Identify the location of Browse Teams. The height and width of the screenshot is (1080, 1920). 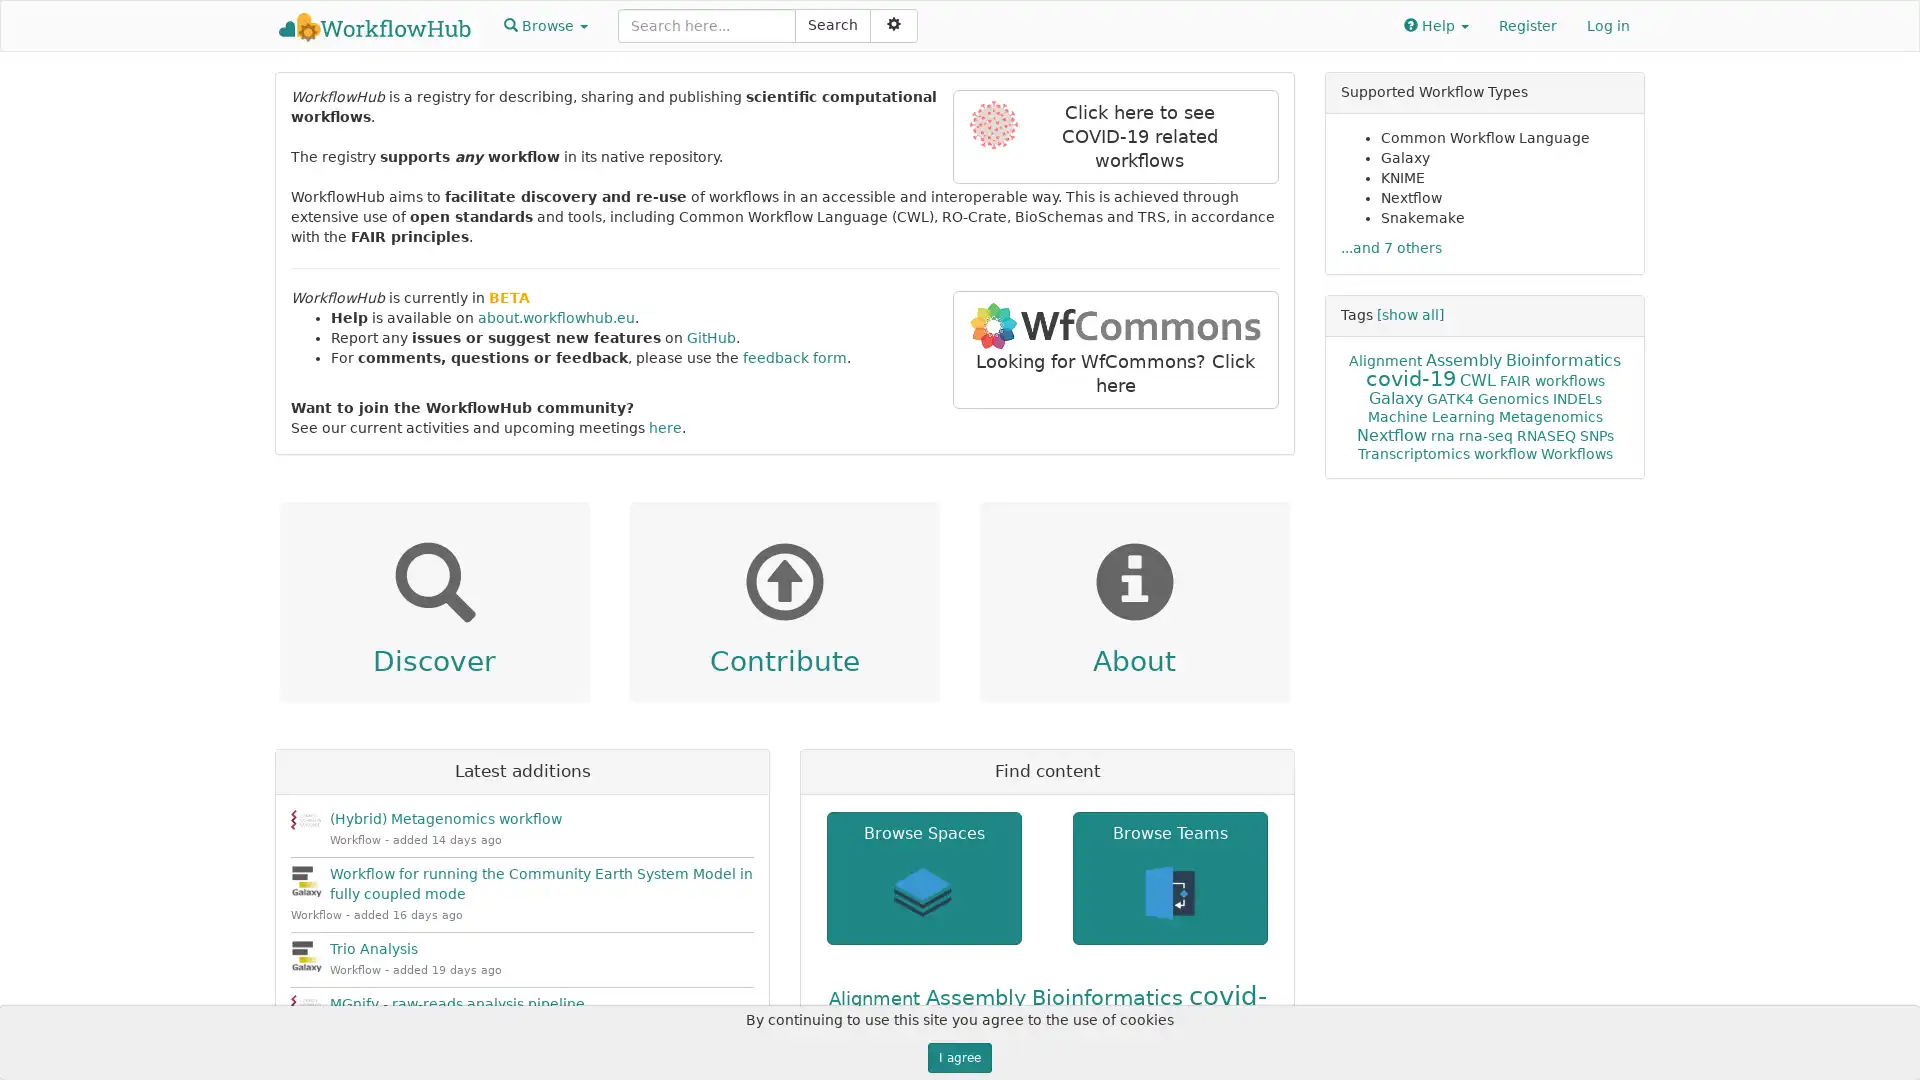
(1170, 877).